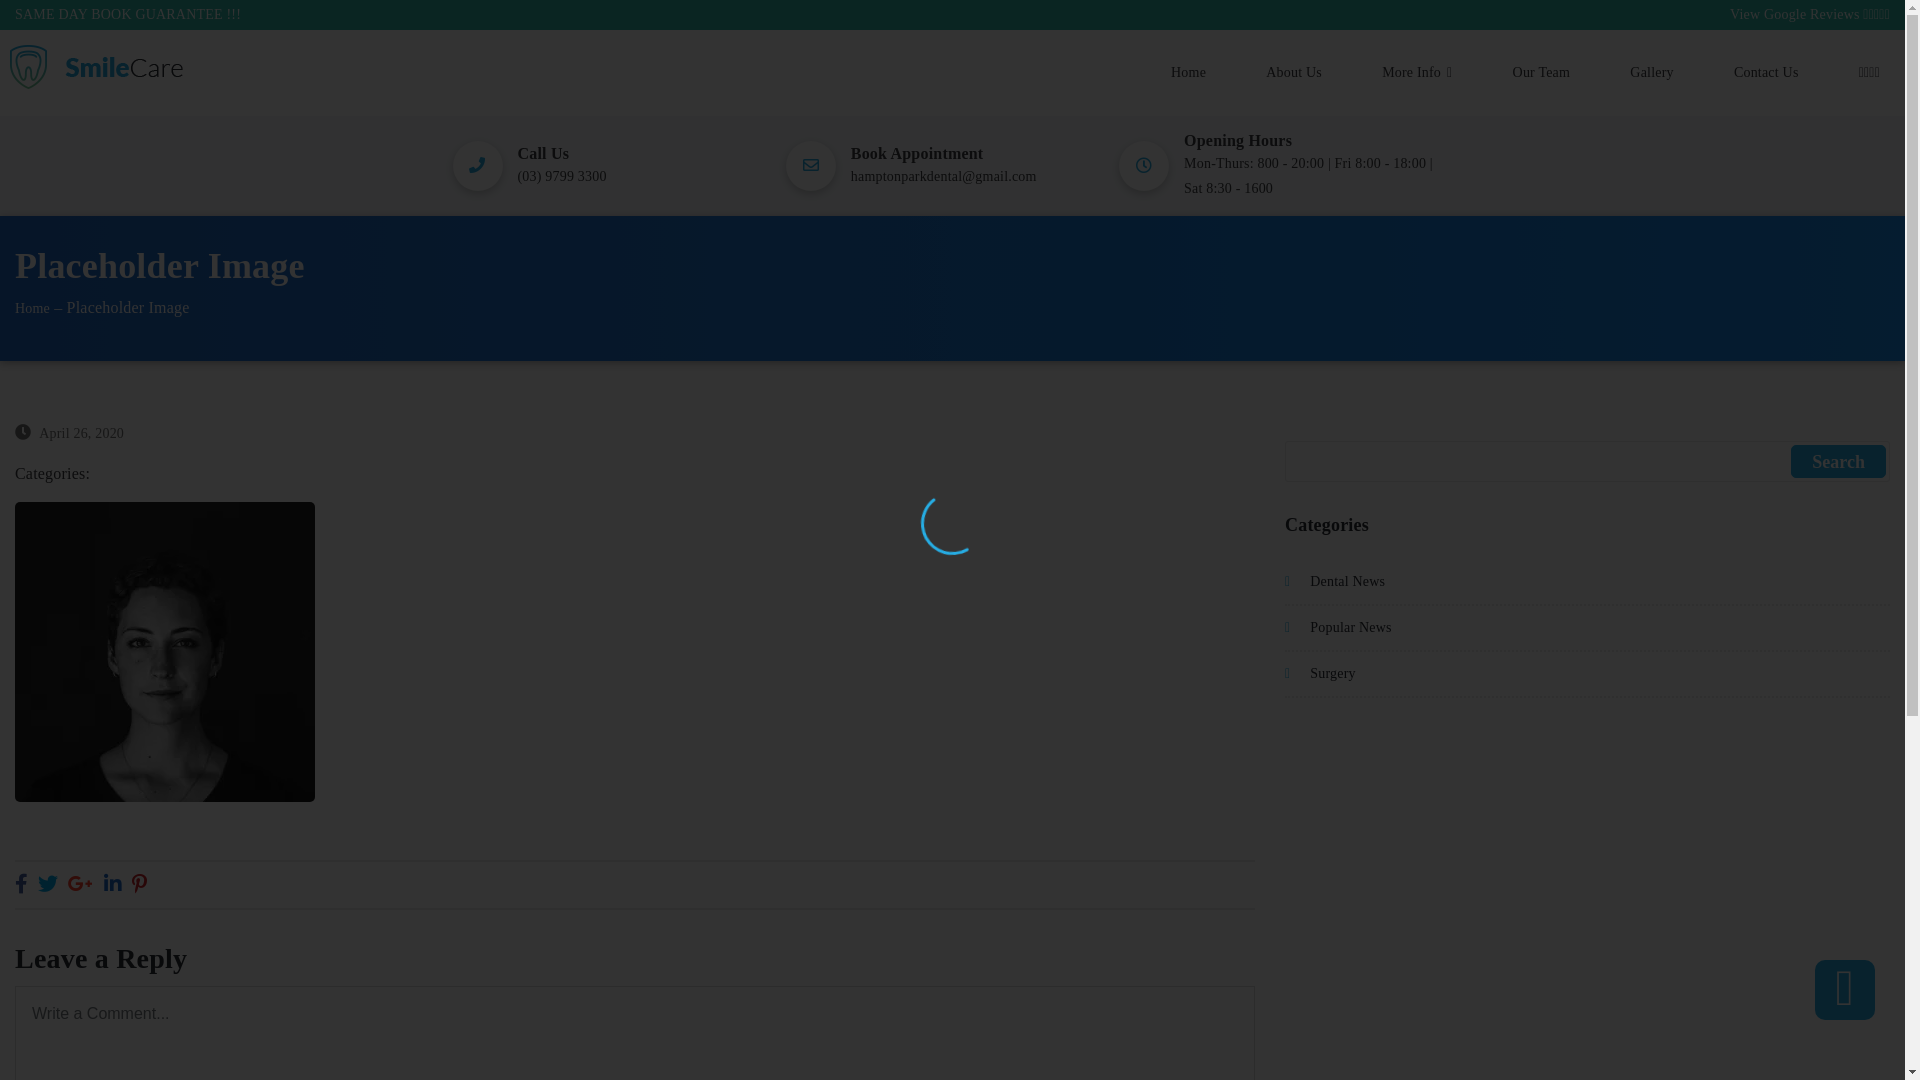  Describe the element at coordinates (1651, 71) in the screenshot. I see `'Gallery'` at that location.